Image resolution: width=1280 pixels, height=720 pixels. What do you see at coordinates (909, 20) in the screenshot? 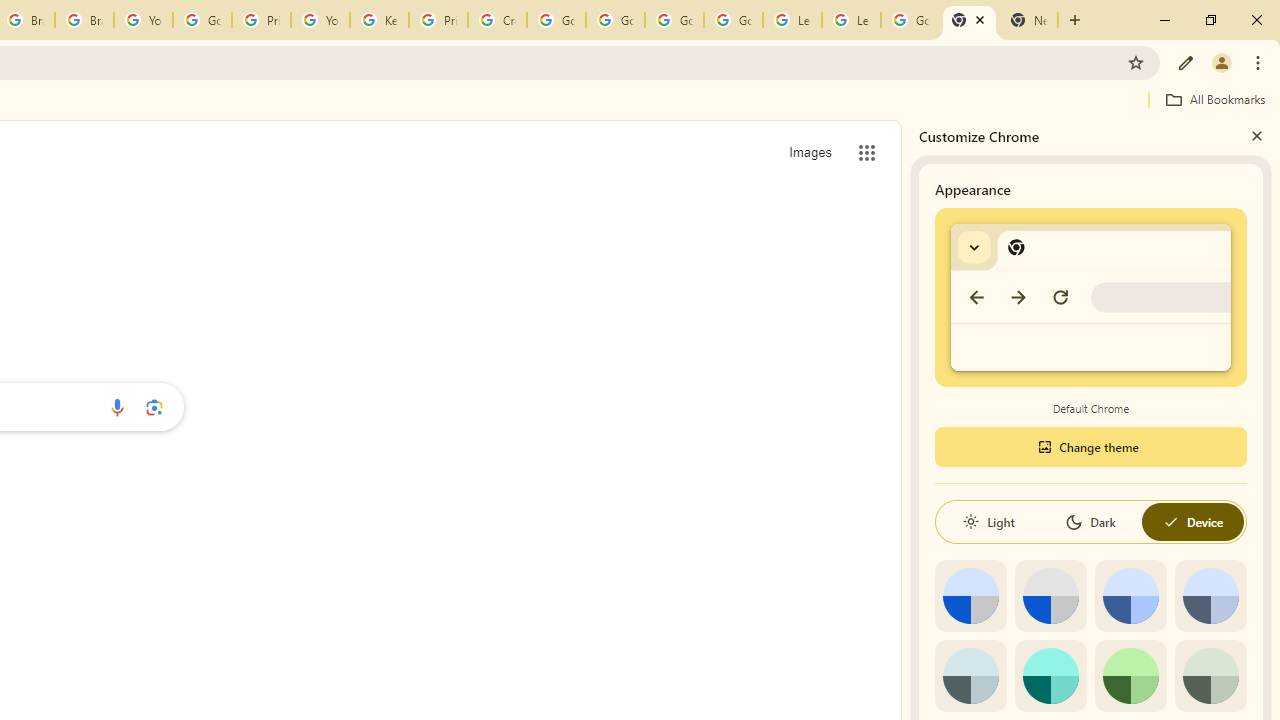
I see `'Google Account'` at bounding box center [909, 20].